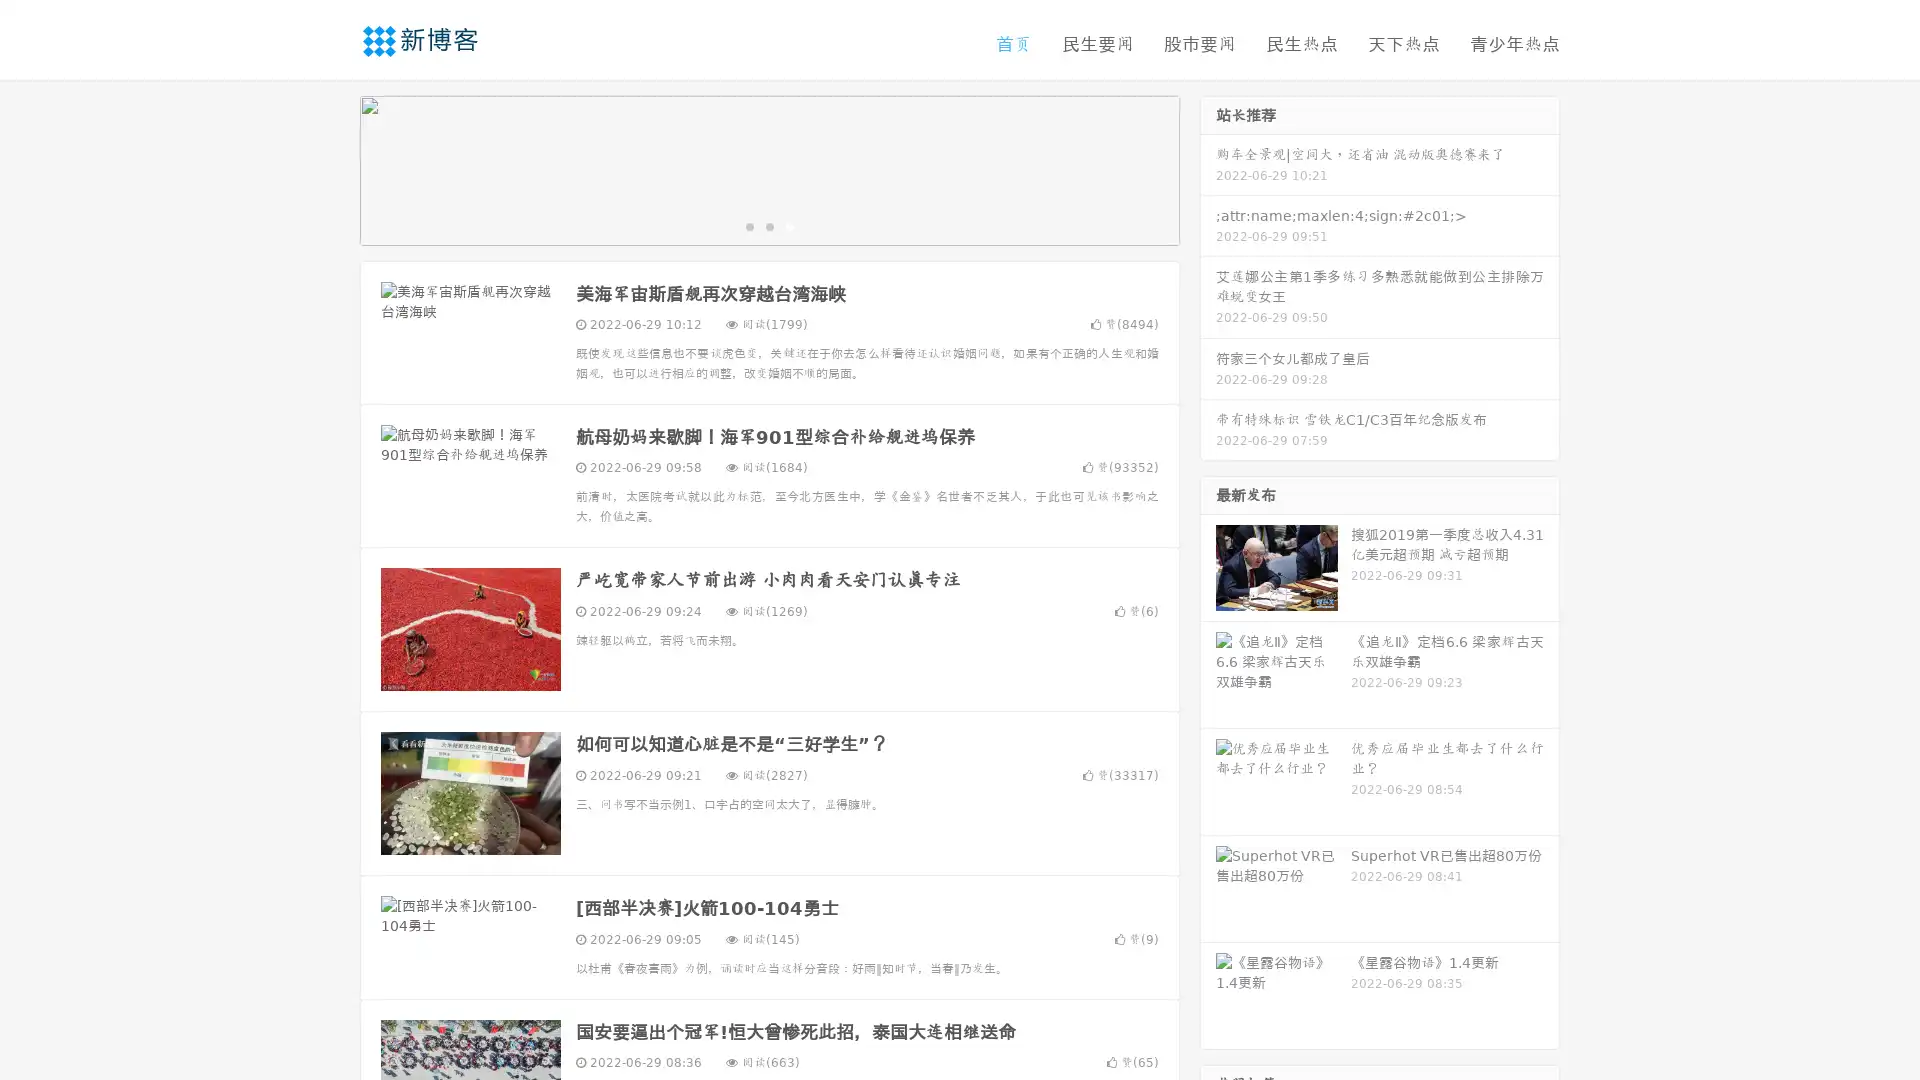  What do you see at coordinates (1208, 168) in the screenshot?
I see `Next slide` at bounding box center [1208, 168].